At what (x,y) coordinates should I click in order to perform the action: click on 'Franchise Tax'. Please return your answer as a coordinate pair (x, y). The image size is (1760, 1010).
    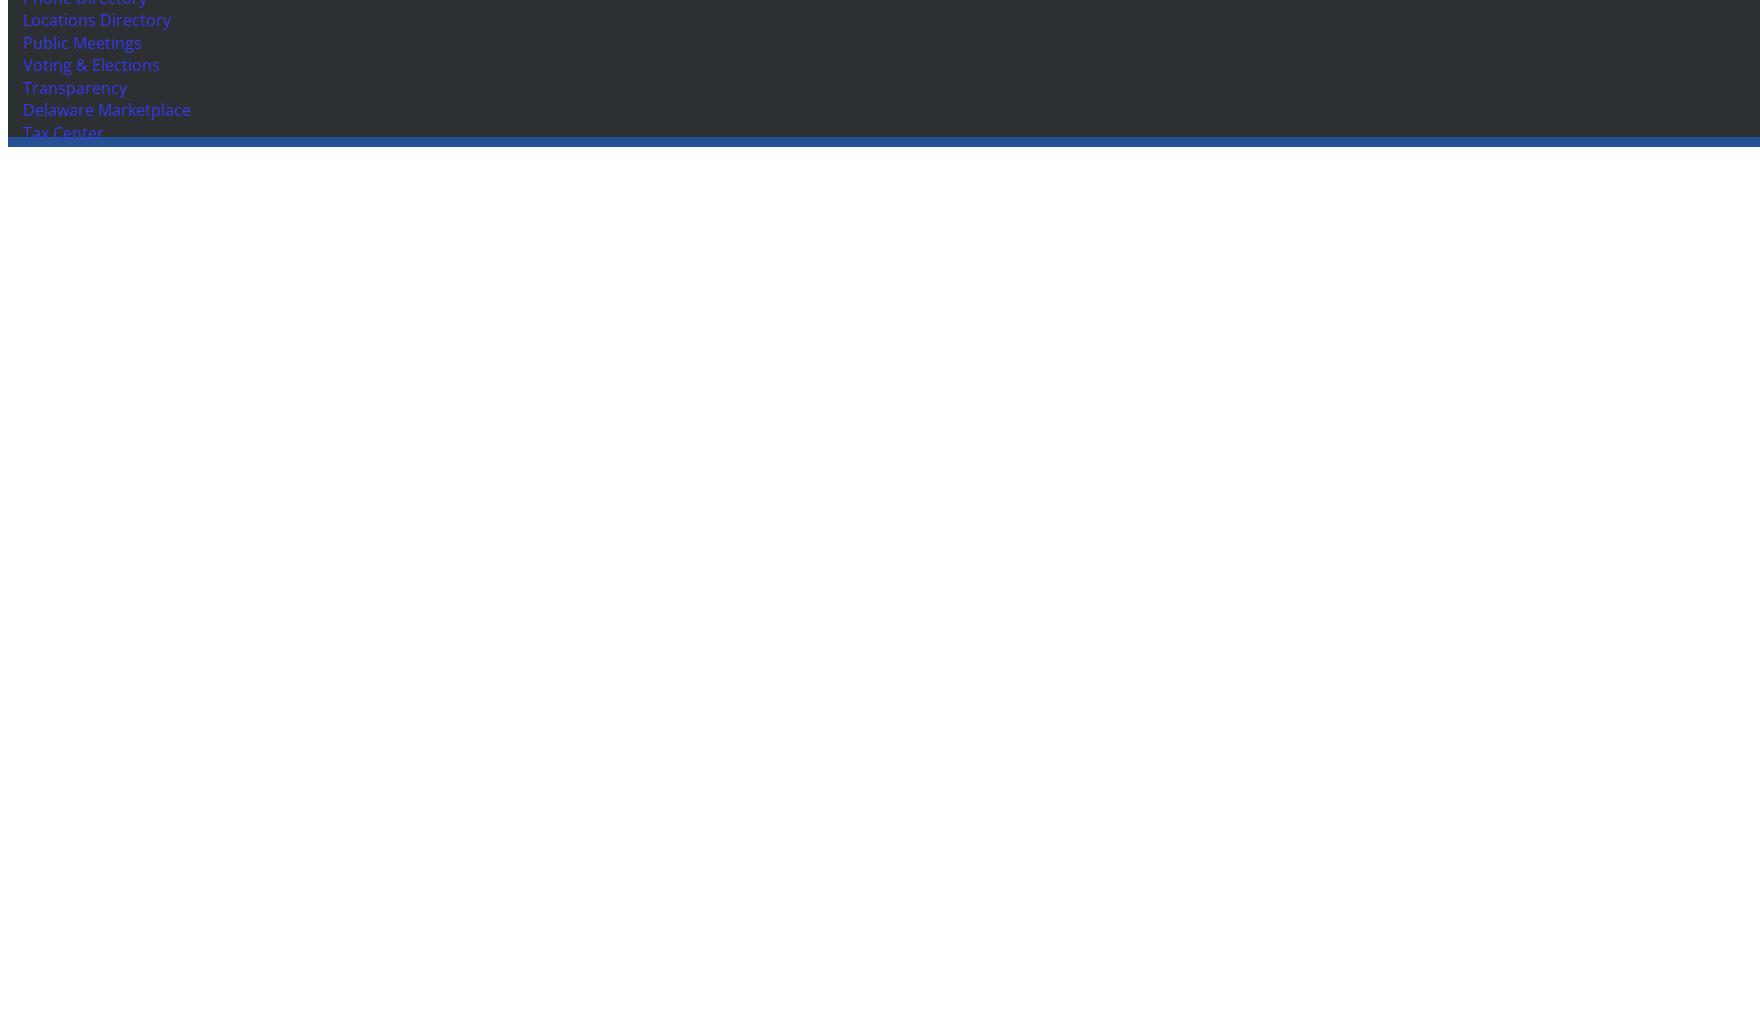
    Looking at the image, I should click on (23, 281).